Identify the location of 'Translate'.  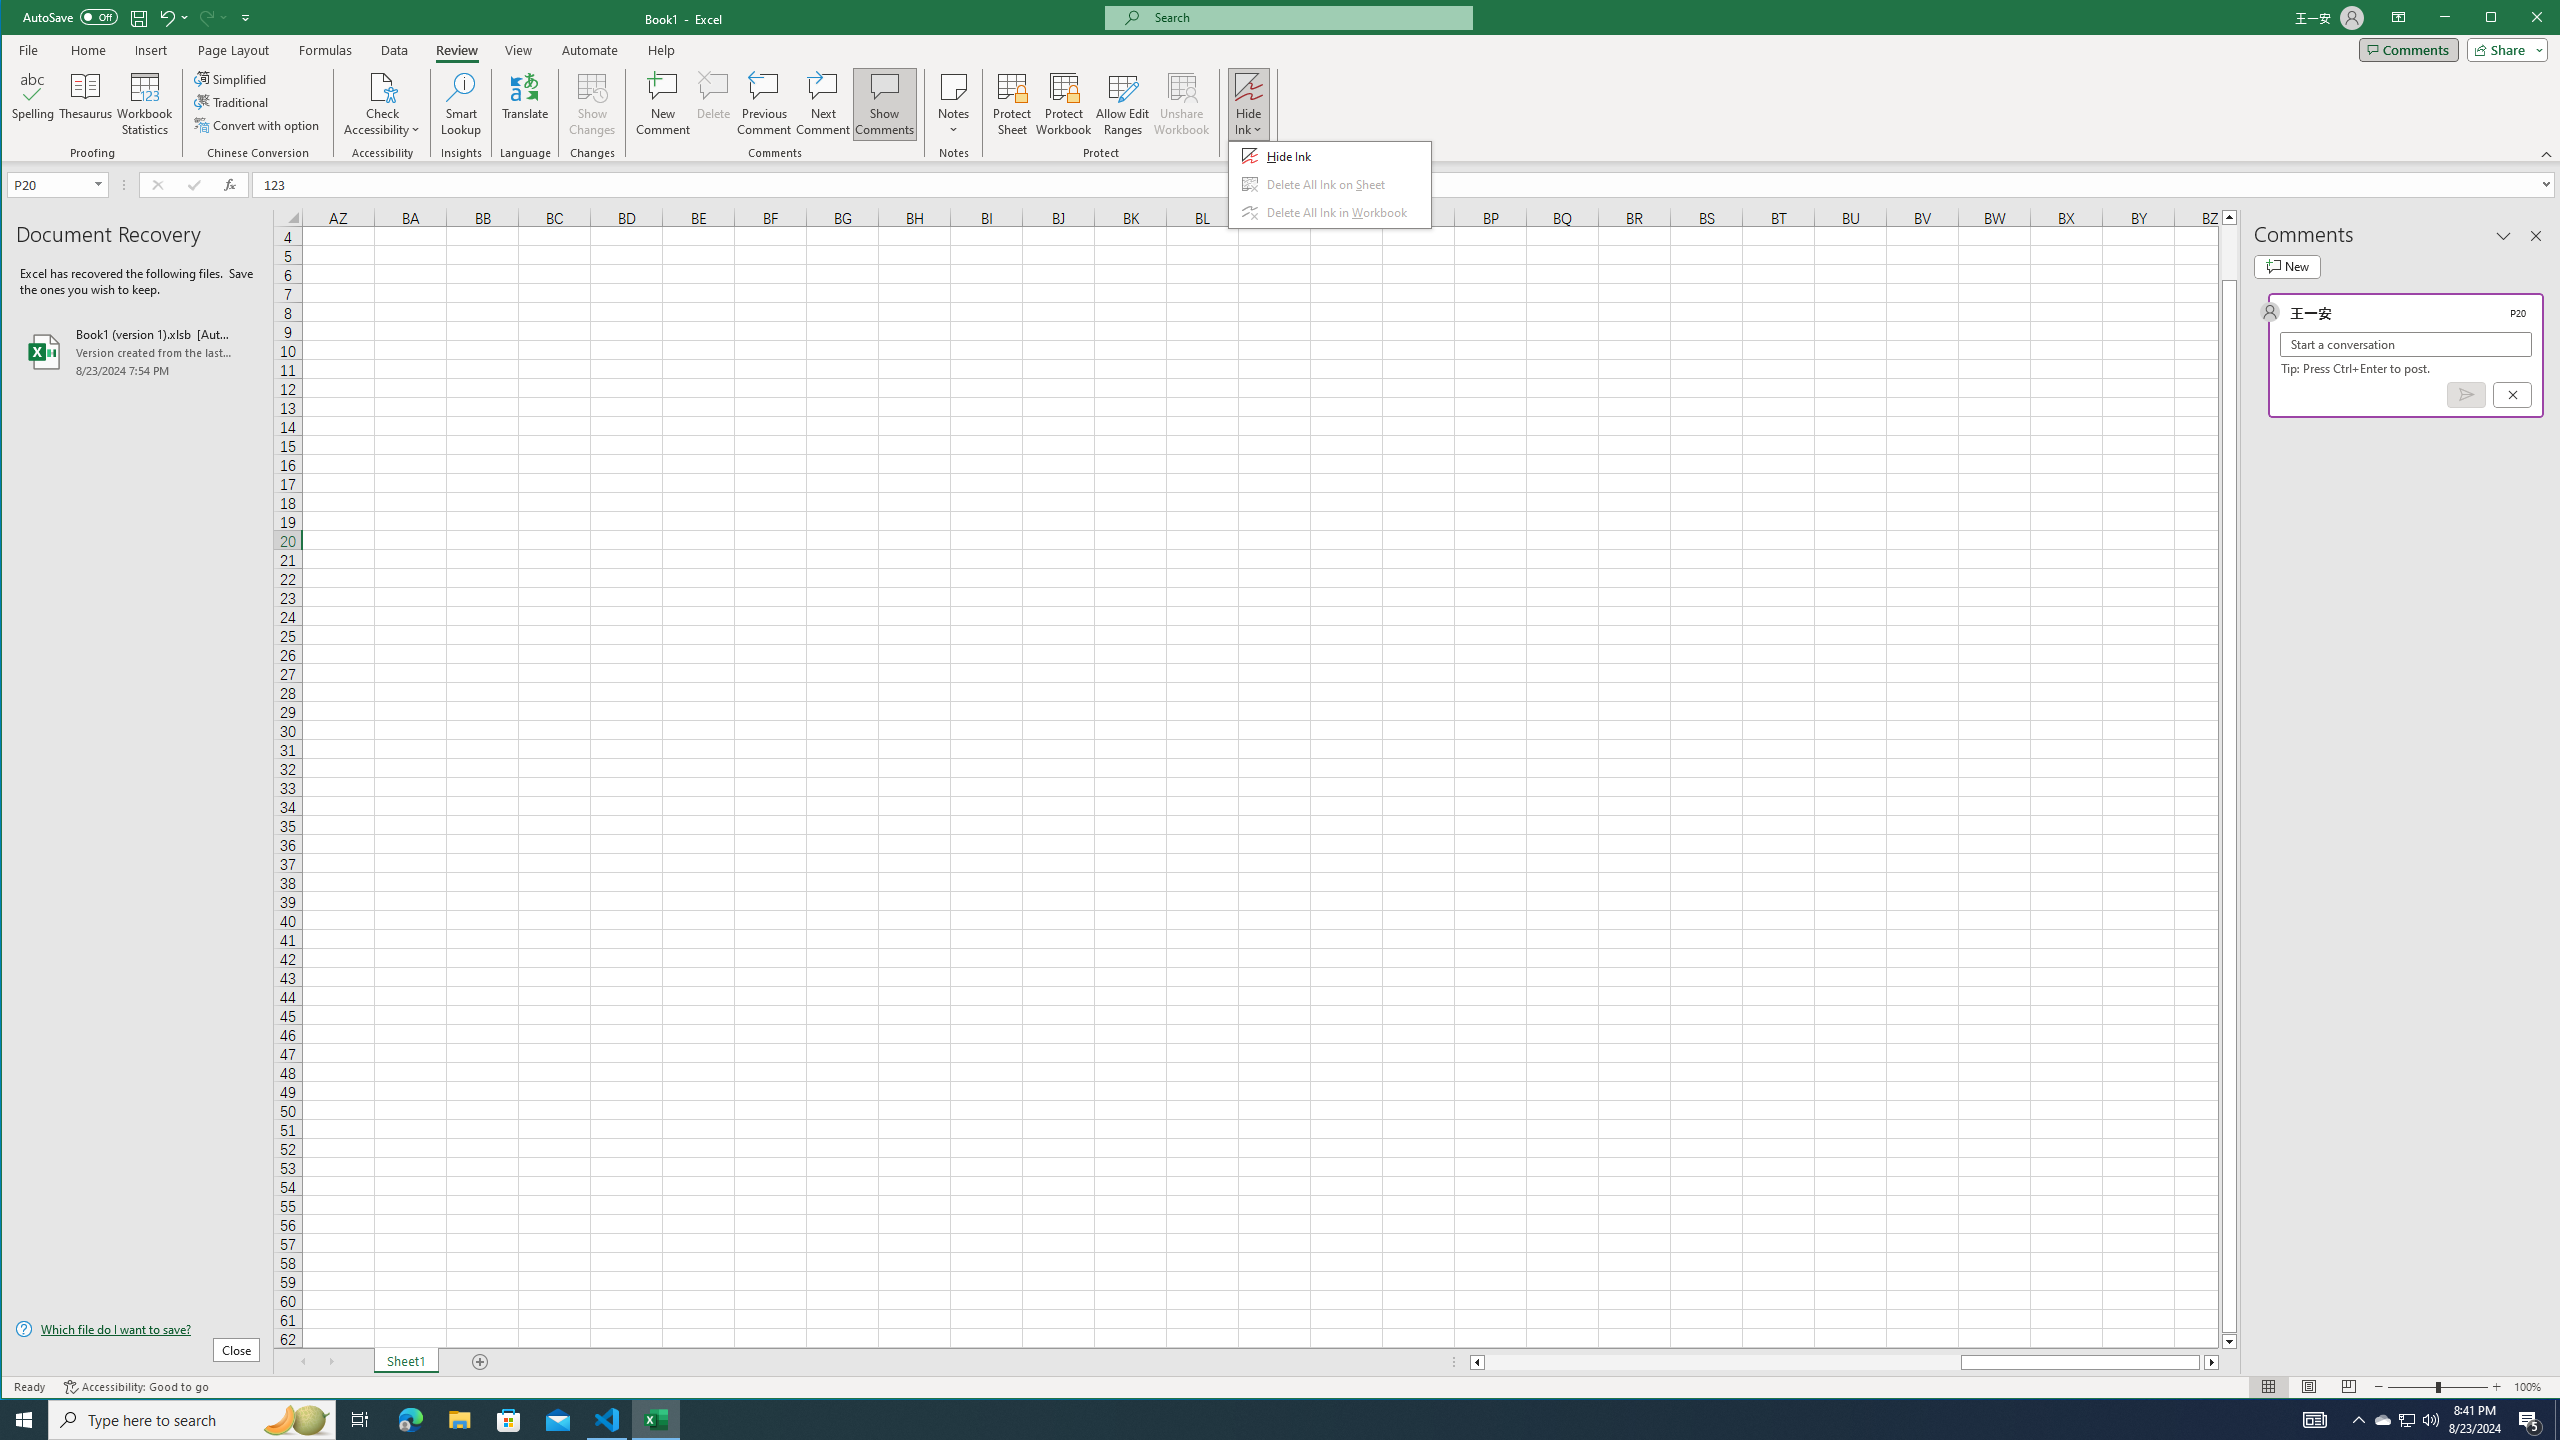
(523, 103).